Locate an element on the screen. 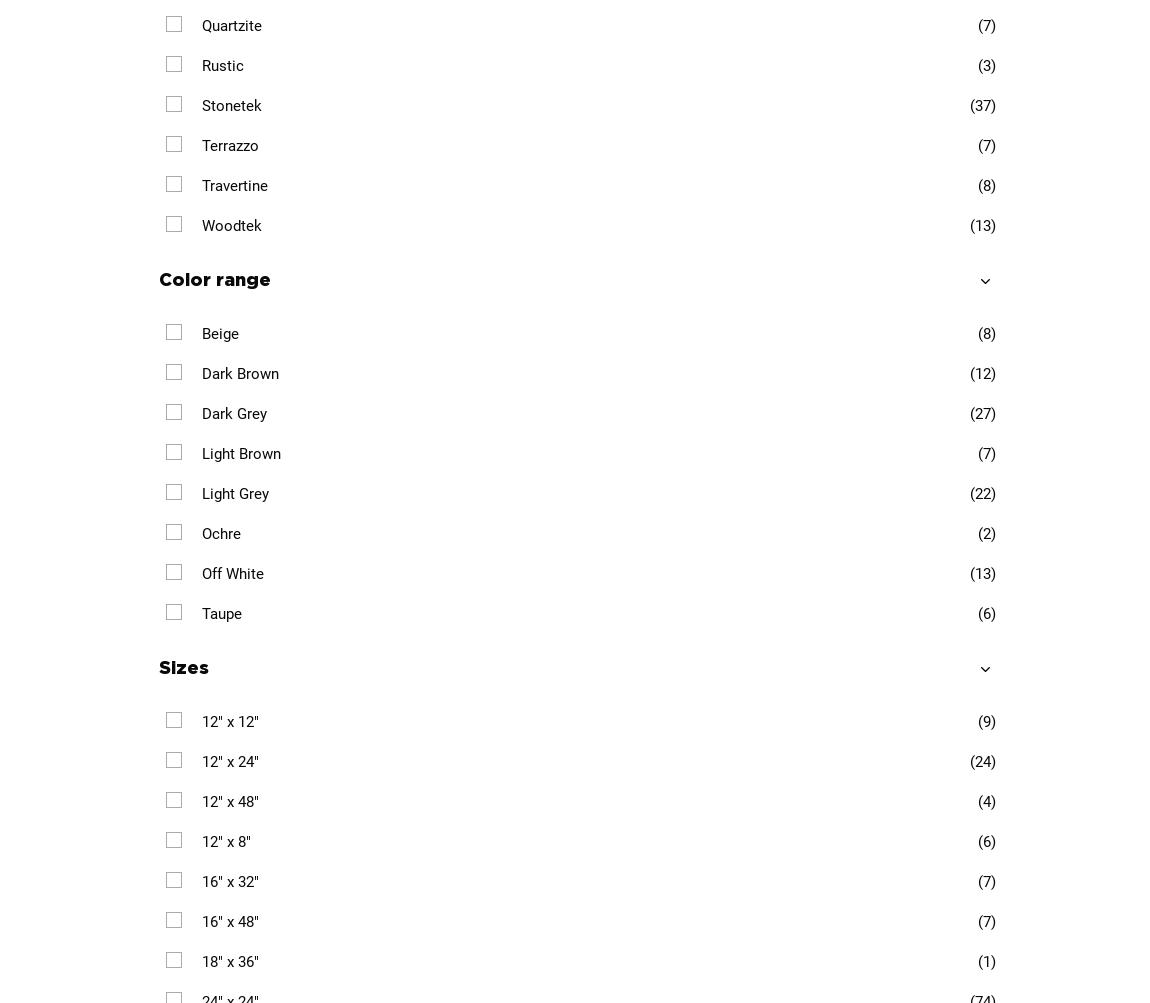  'Sizes' is located at coordinates (181, 667).